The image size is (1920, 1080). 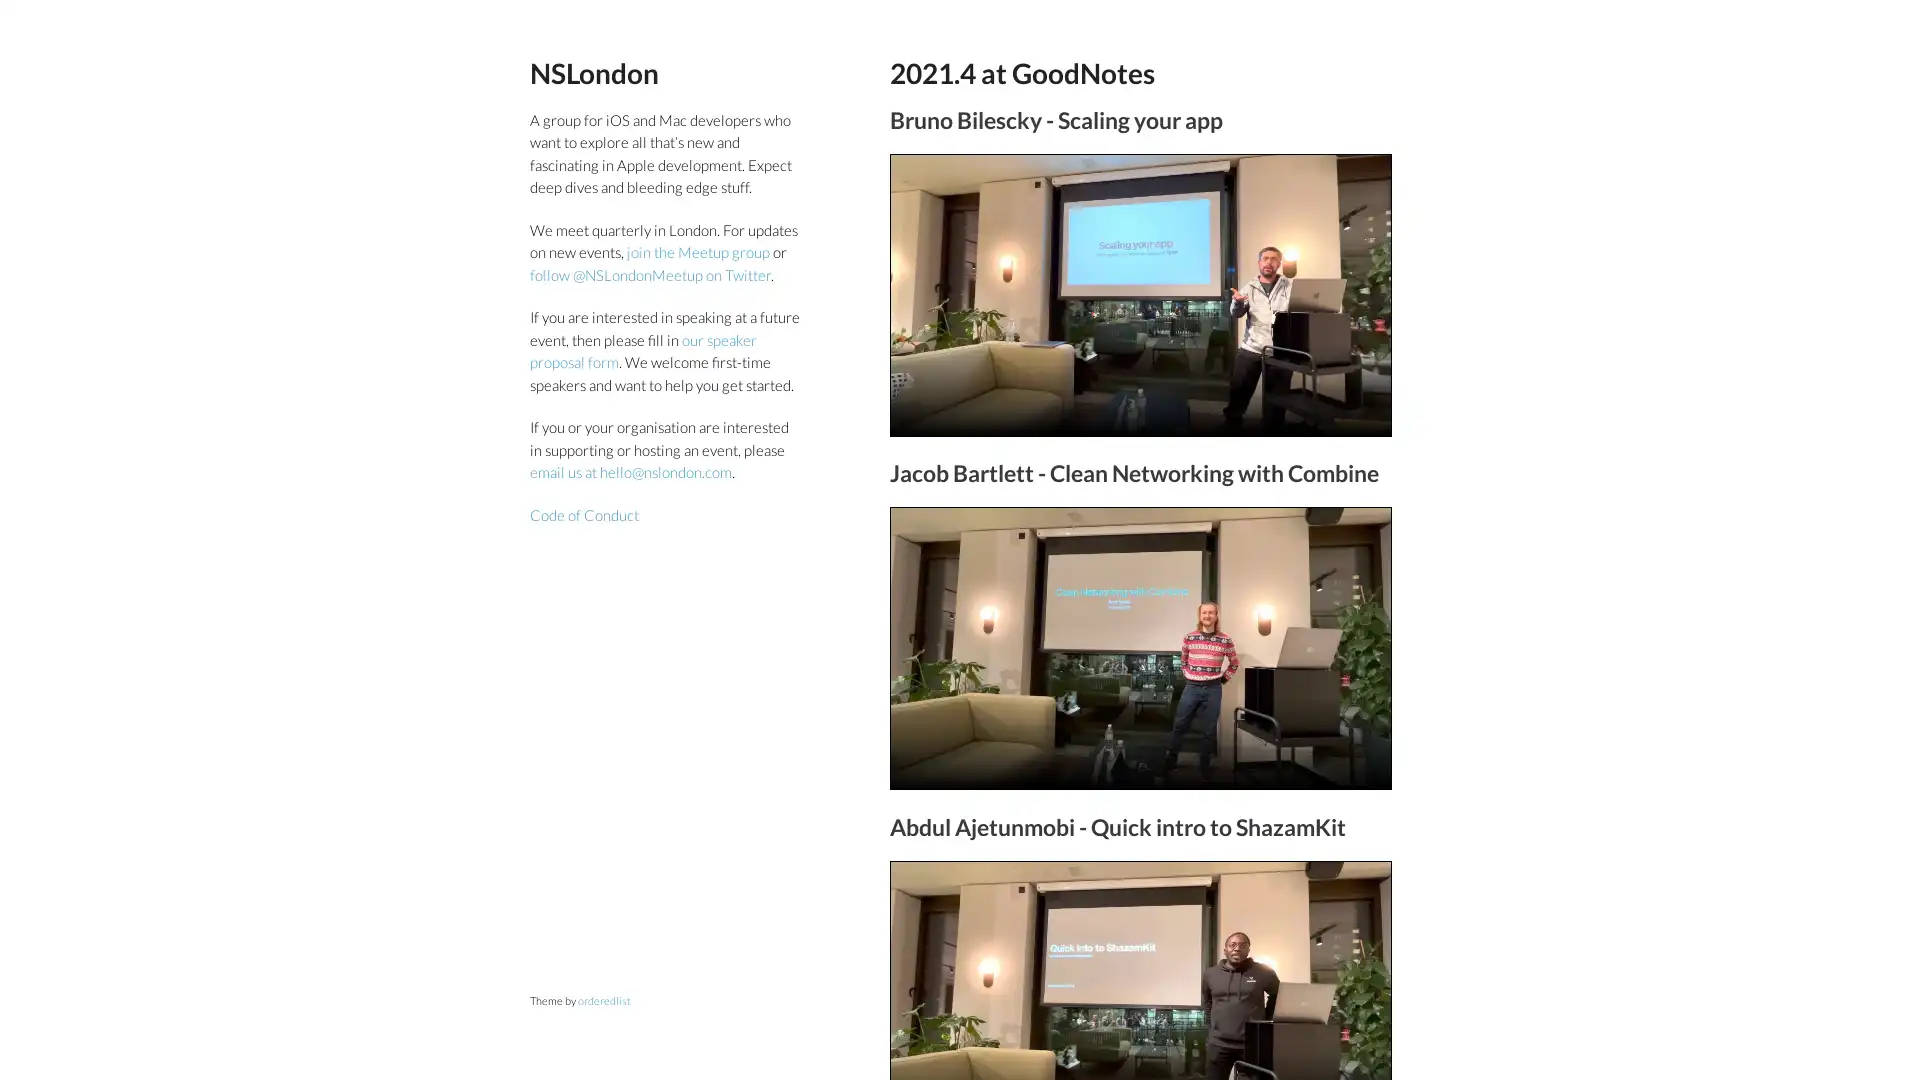 What do you see at coordinates (1366, 386) in the screenshot?
I see `show more media controls` at bounding box center [1366, 386].